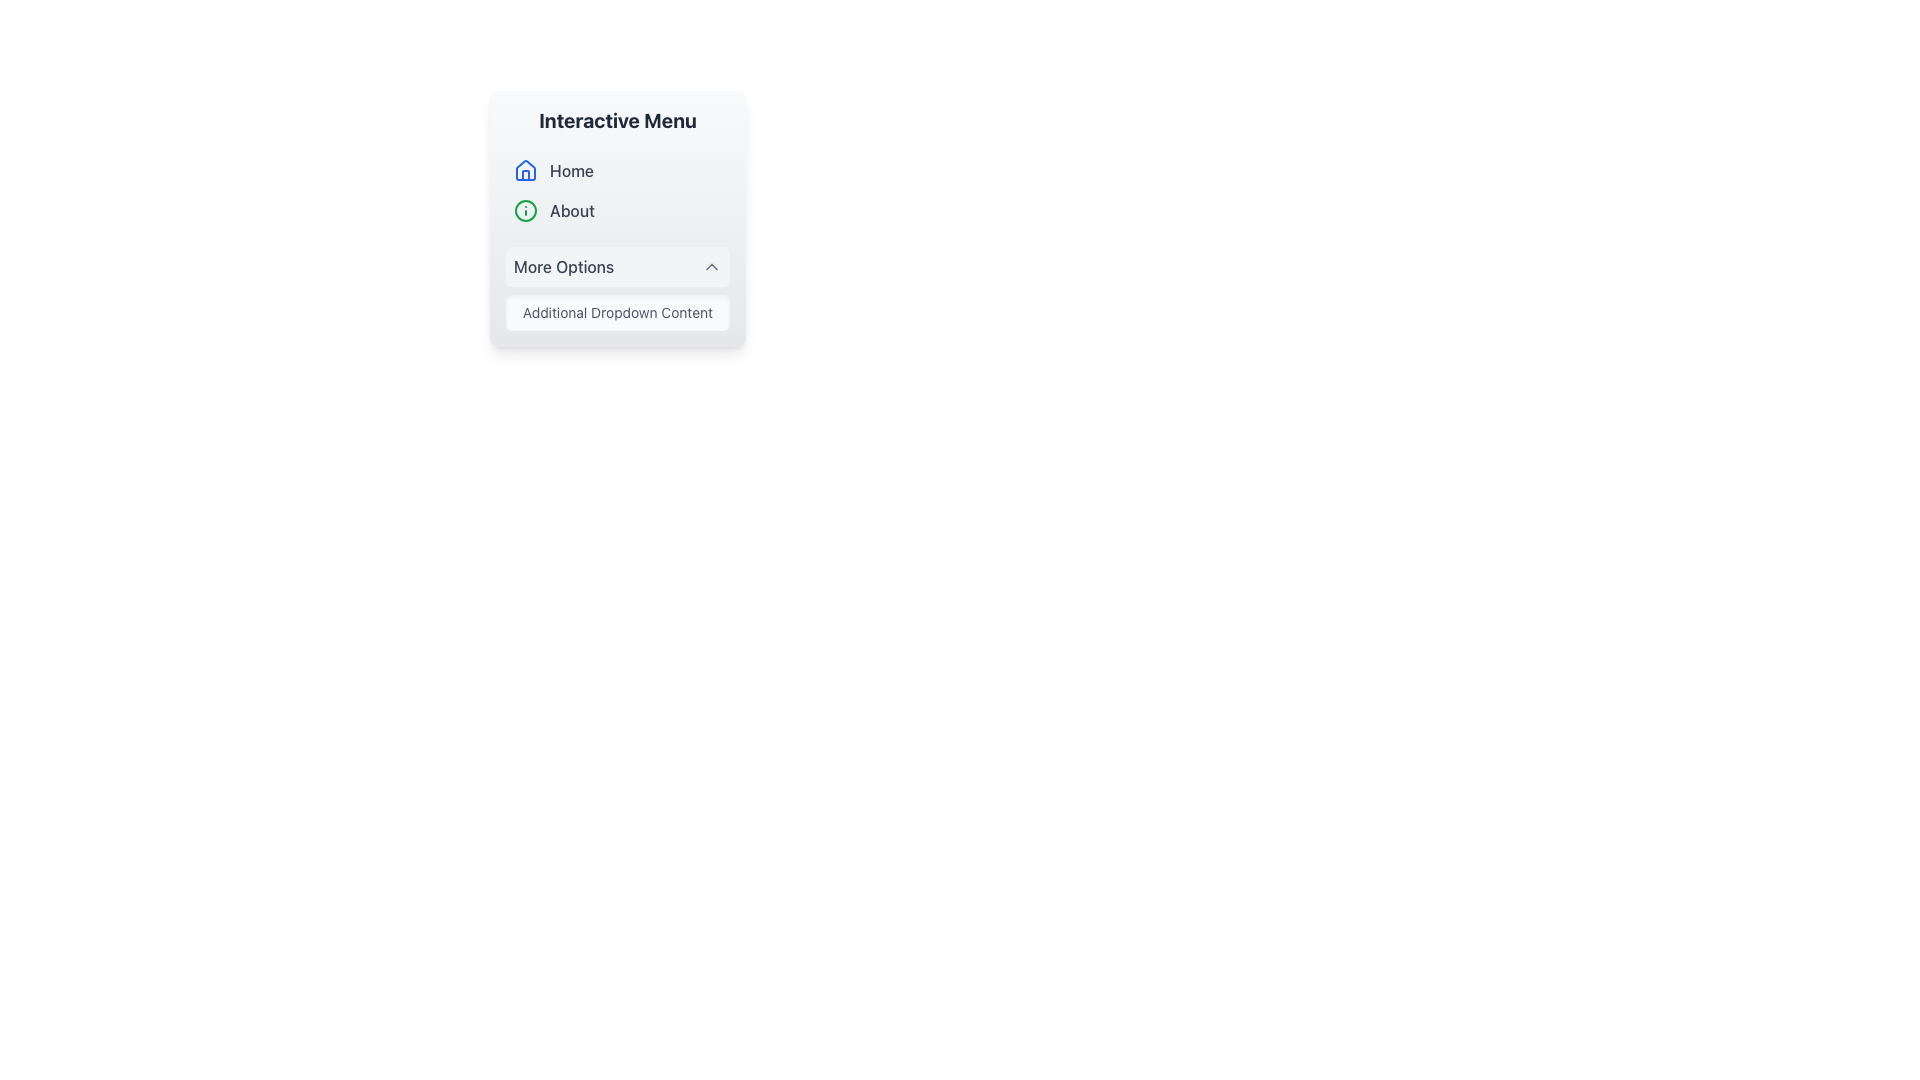  I want to click on the small blue house icon located at the top left corner of the menu panel, next to the 'Home' text label, so click(526, 169).